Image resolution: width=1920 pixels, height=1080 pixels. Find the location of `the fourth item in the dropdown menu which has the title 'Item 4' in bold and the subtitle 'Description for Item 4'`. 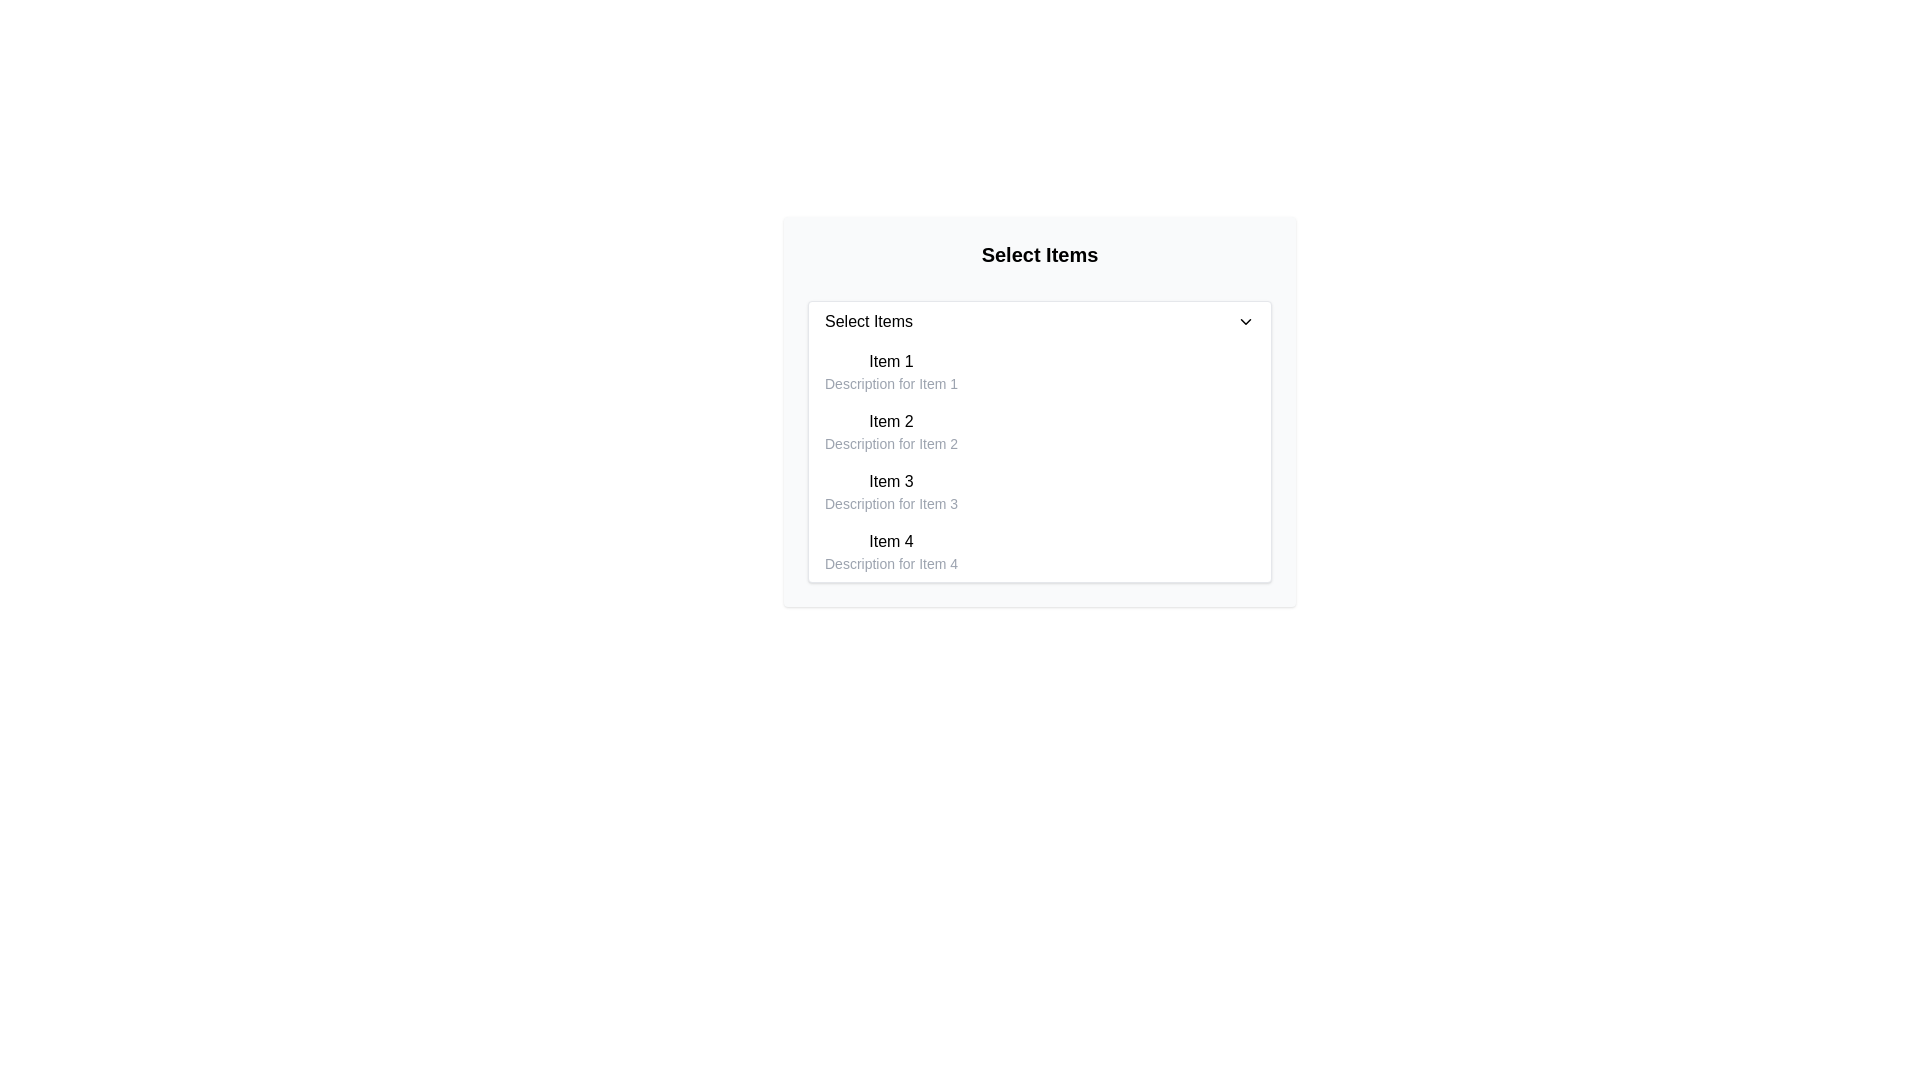

the fourth item in the dropdown menu which has the title 'Item 4' in bold and the subtitle 'Description for Item 4' is located at coordinates (890, 551).